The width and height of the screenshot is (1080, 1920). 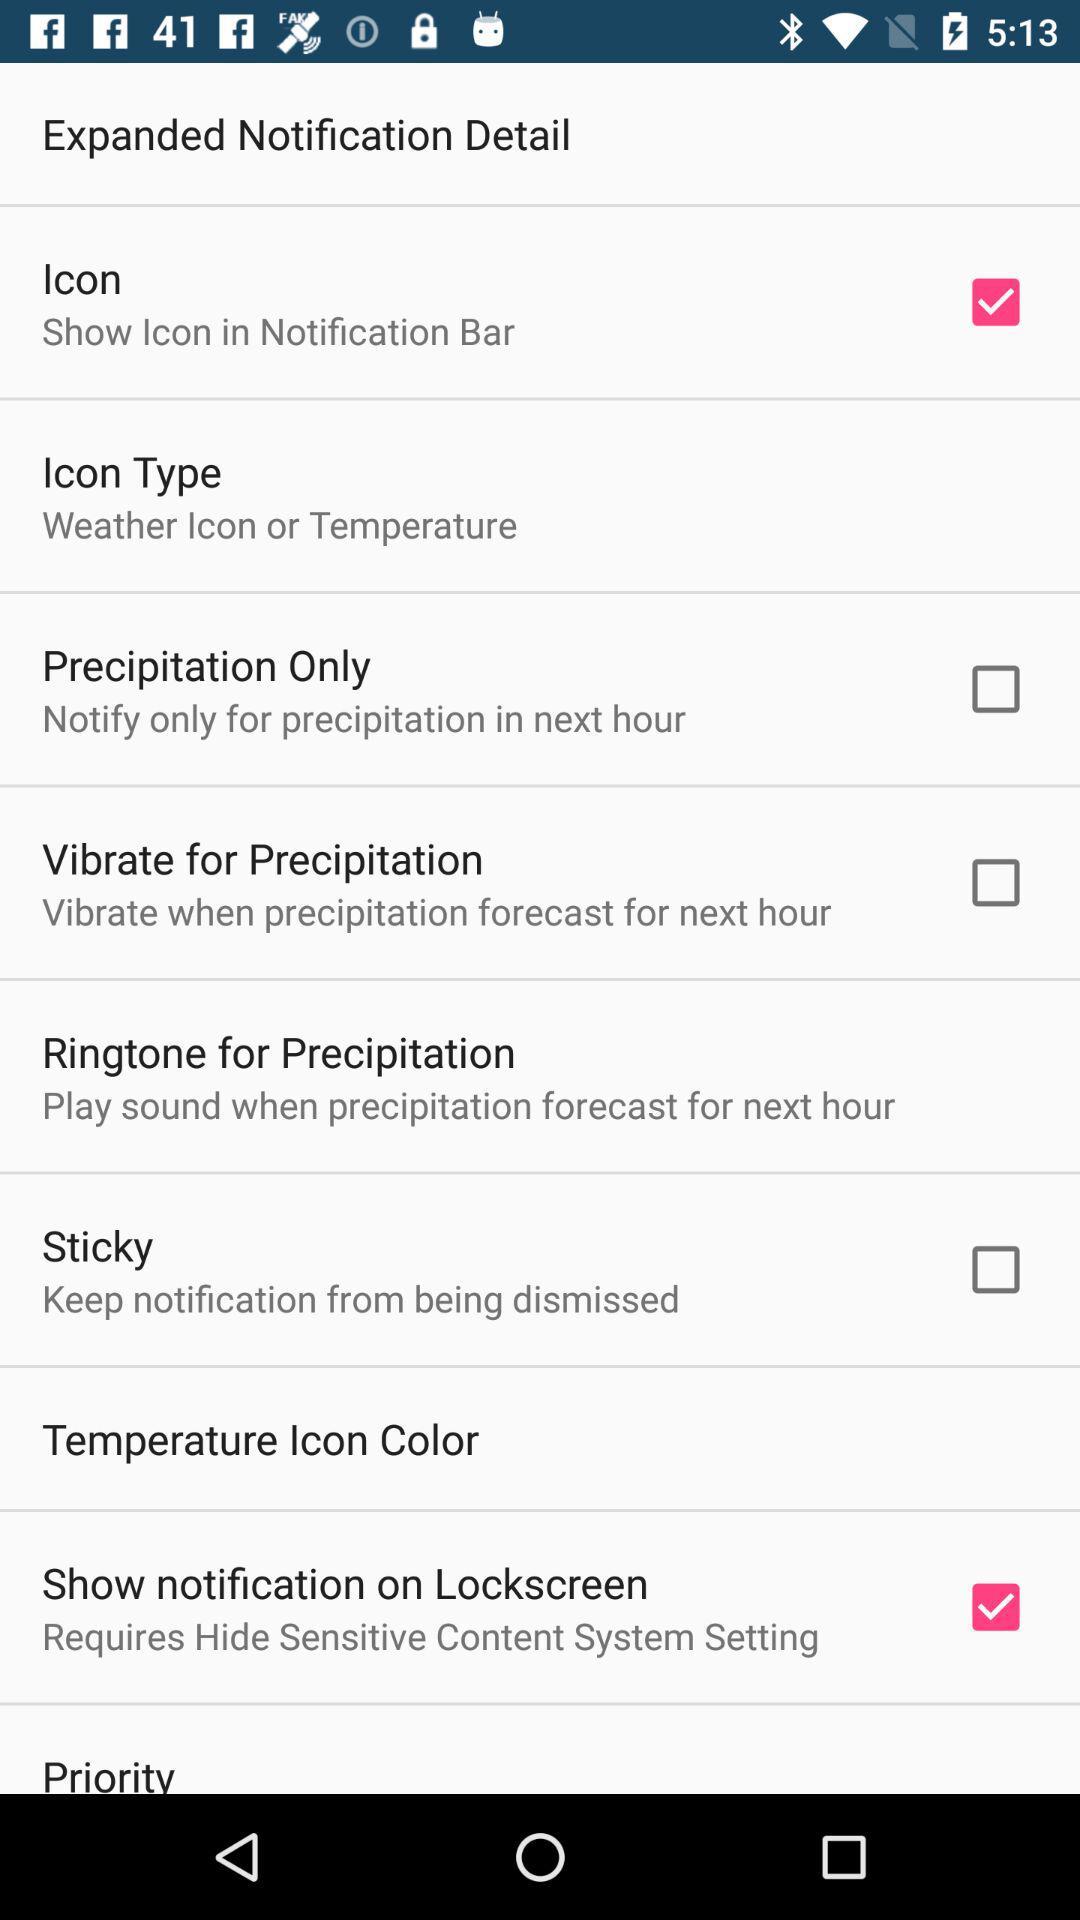 What do you see at coordinates (468, 1103) in the screenshot?
I see `play sound when item` at bounding box center [468, 1103].